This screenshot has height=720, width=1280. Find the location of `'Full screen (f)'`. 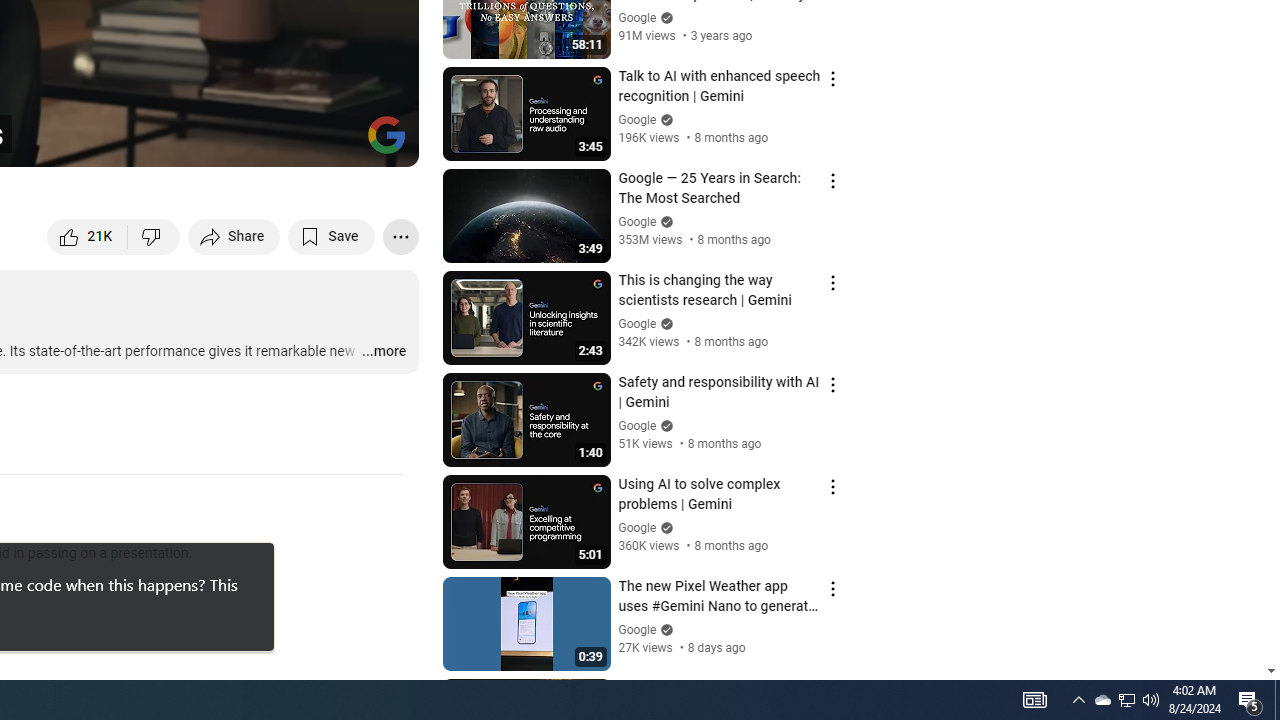

'Full screen (f)' is located at coordinates (382, 141).